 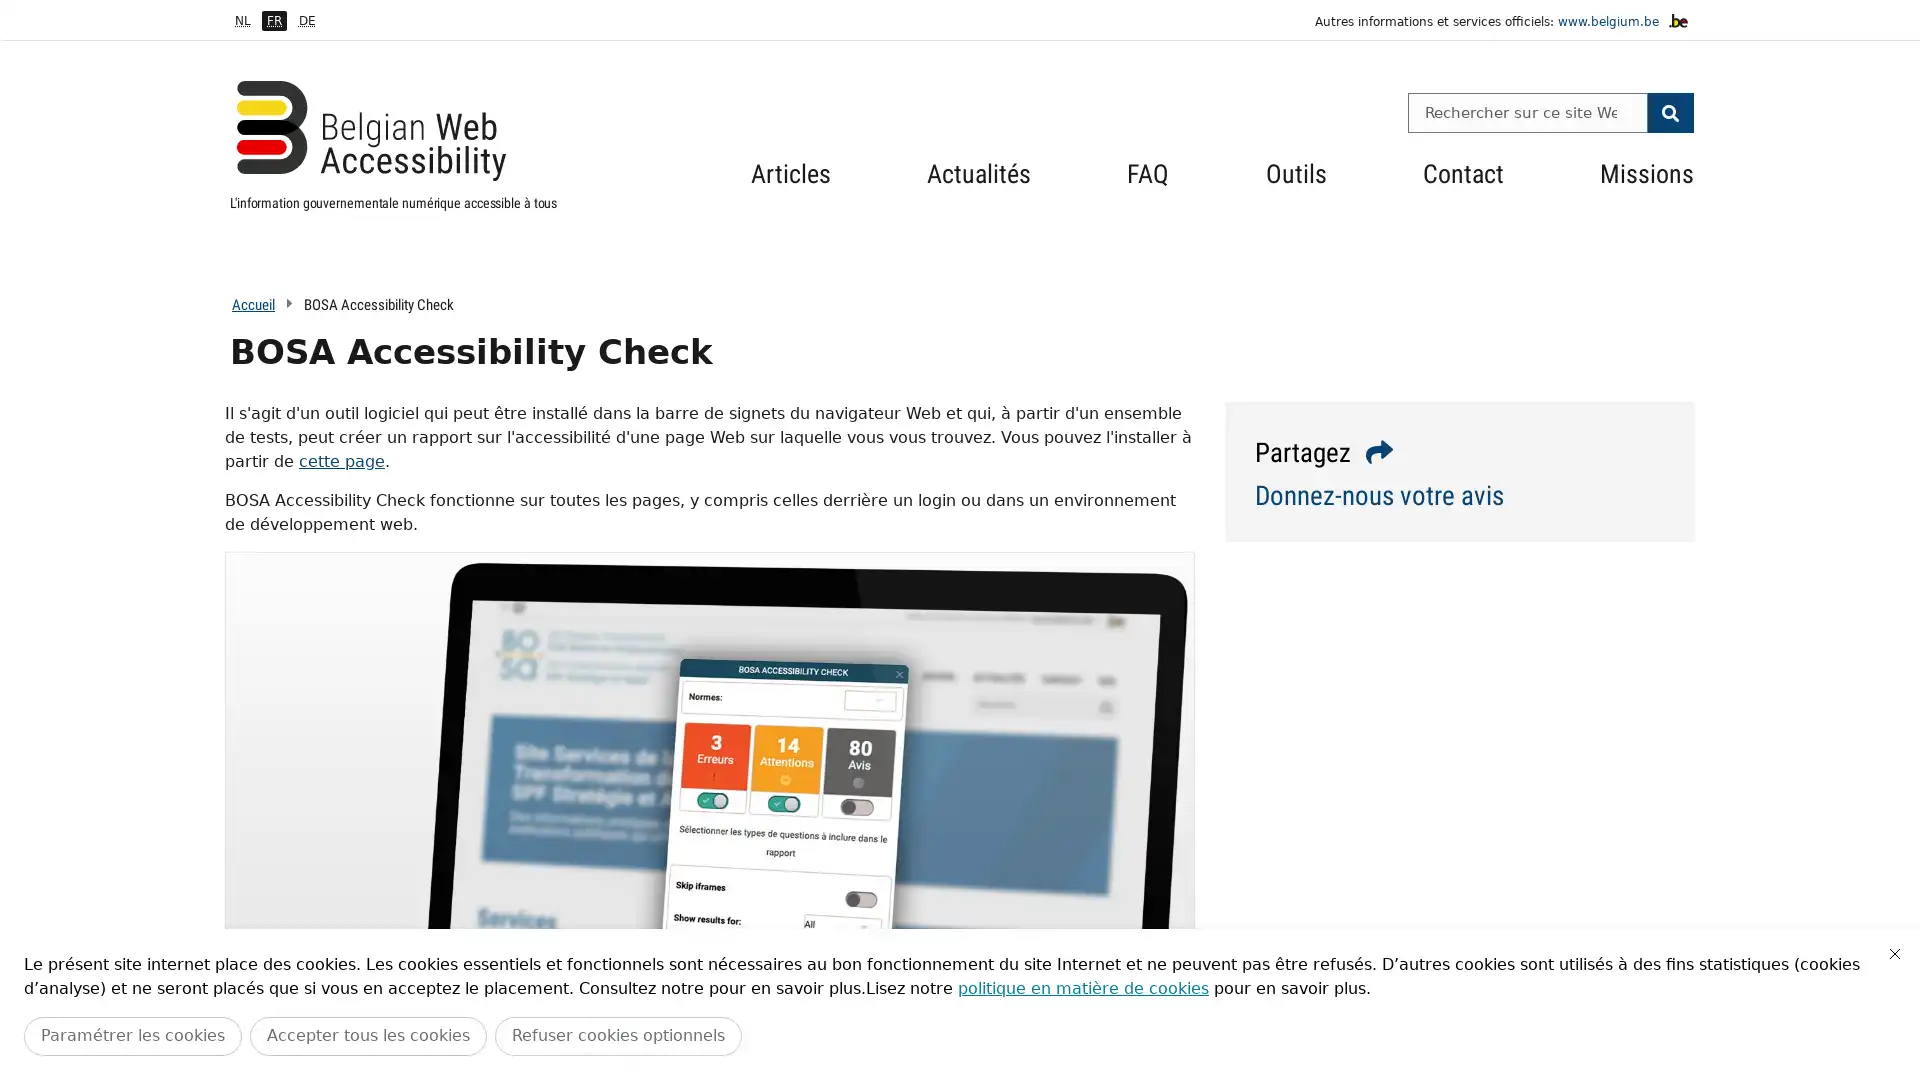 What do you see at coordinates (1894, 952) in the screenshot?
I see `Fermer` at bounding box center [1894, 952].